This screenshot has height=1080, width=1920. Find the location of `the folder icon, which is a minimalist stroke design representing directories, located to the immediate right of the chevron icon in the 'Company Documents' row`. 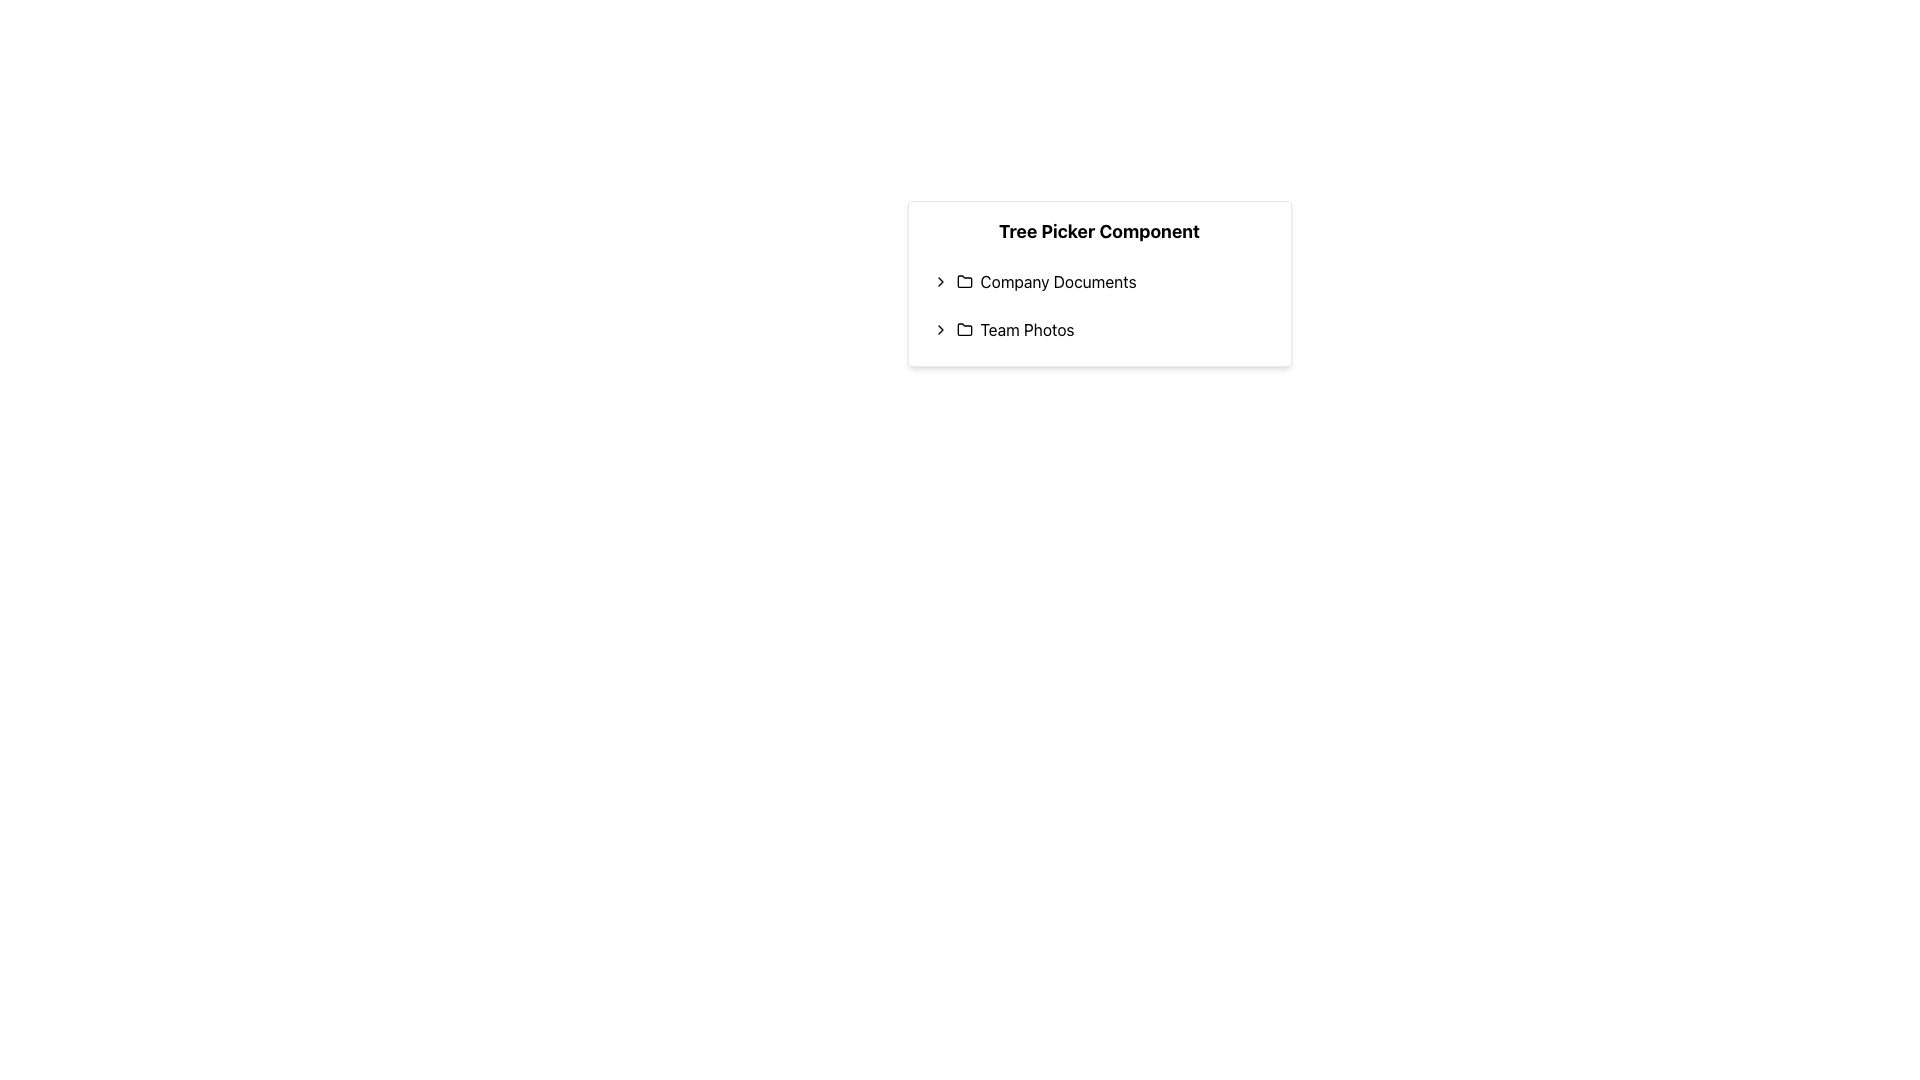

the folder icon, which is a minimalist stroke design representing directories, located to the immediate right of the chevron icon in the 'Company Documents' row is located at coordinates (964, 281).